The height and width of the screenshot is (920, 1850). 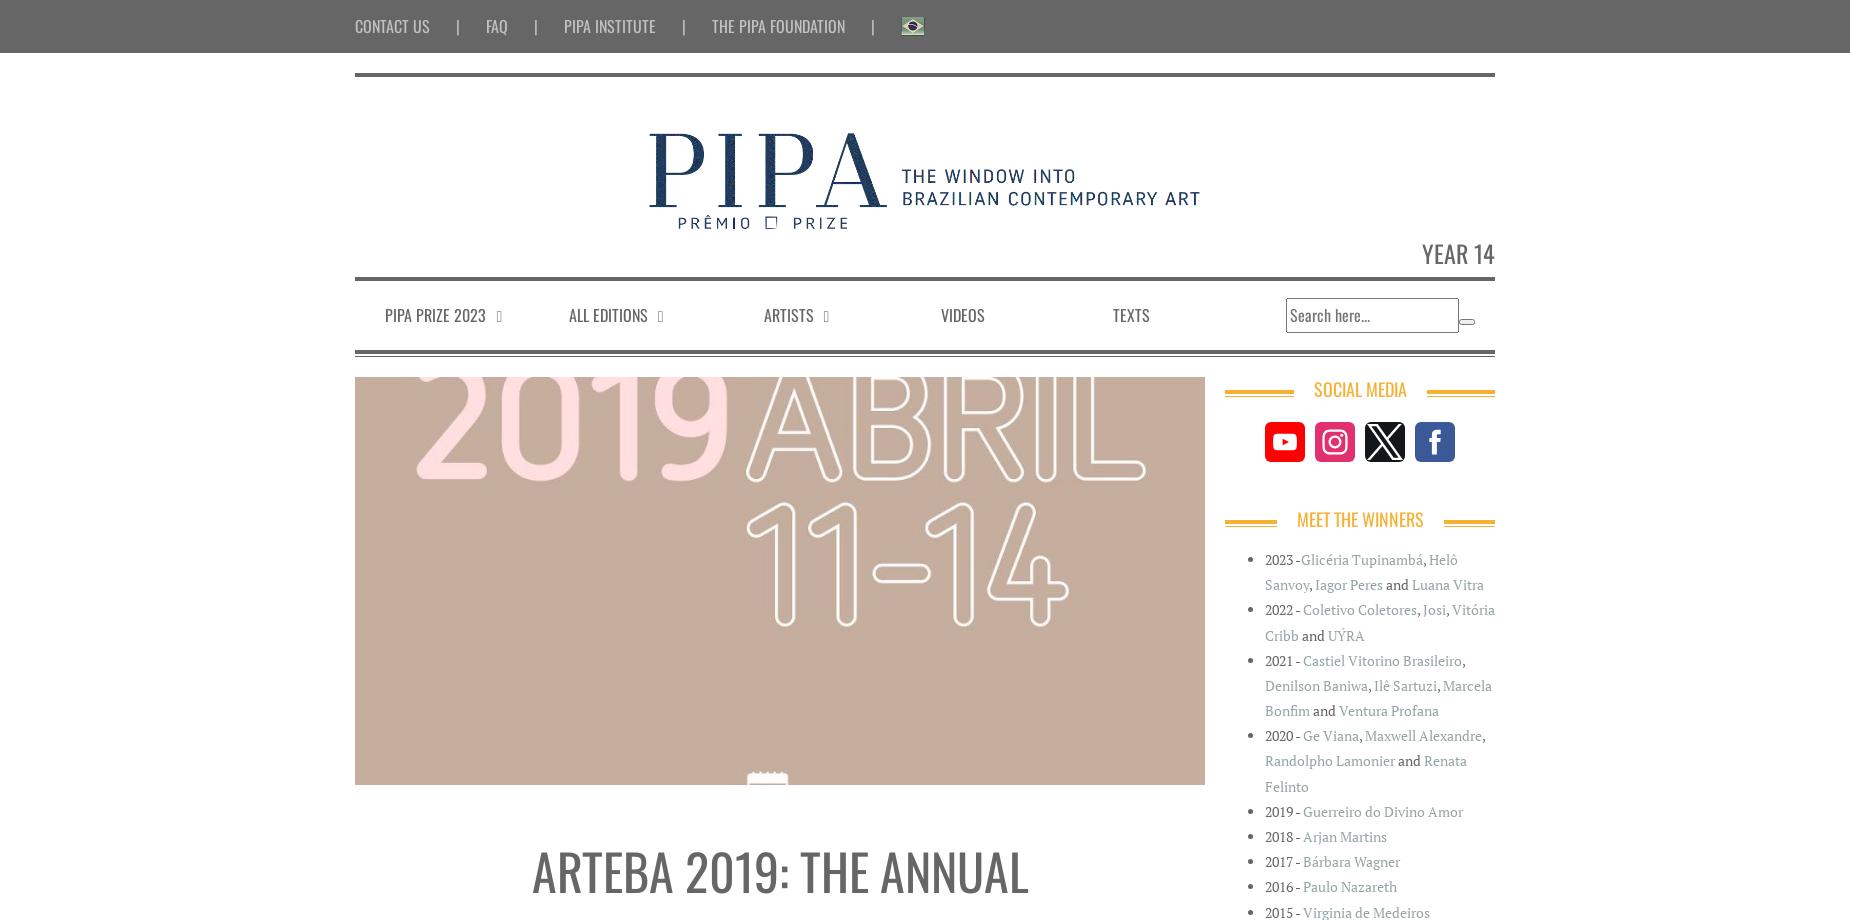 What do you see at coordinates (1345, 633) in the screenshot?
I see `'UÝRA'` at bounding box center [1345, 633].